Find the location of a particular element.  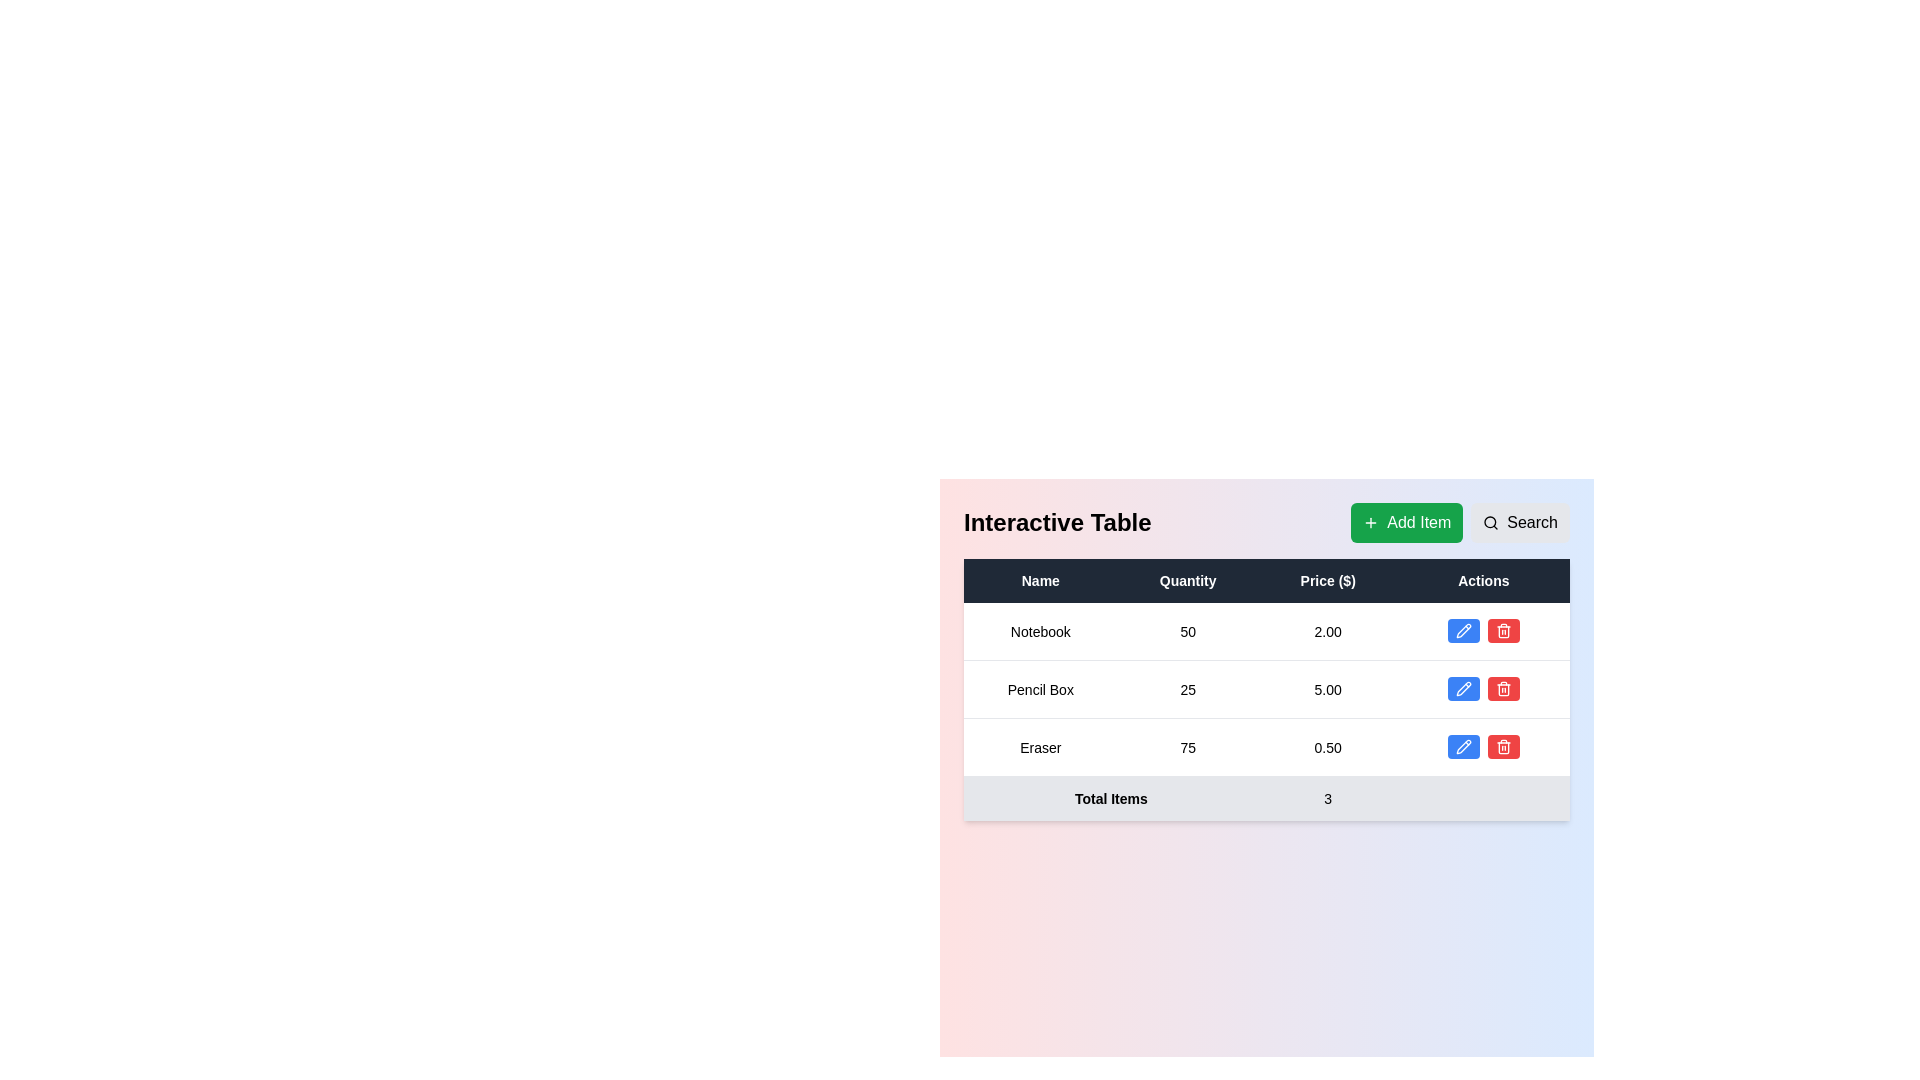

the Table summary row element at the bottom of the table, which has a light gray background and displays 'Total Items' on the left and '3' on the right is located at coordinates (1266, 797).